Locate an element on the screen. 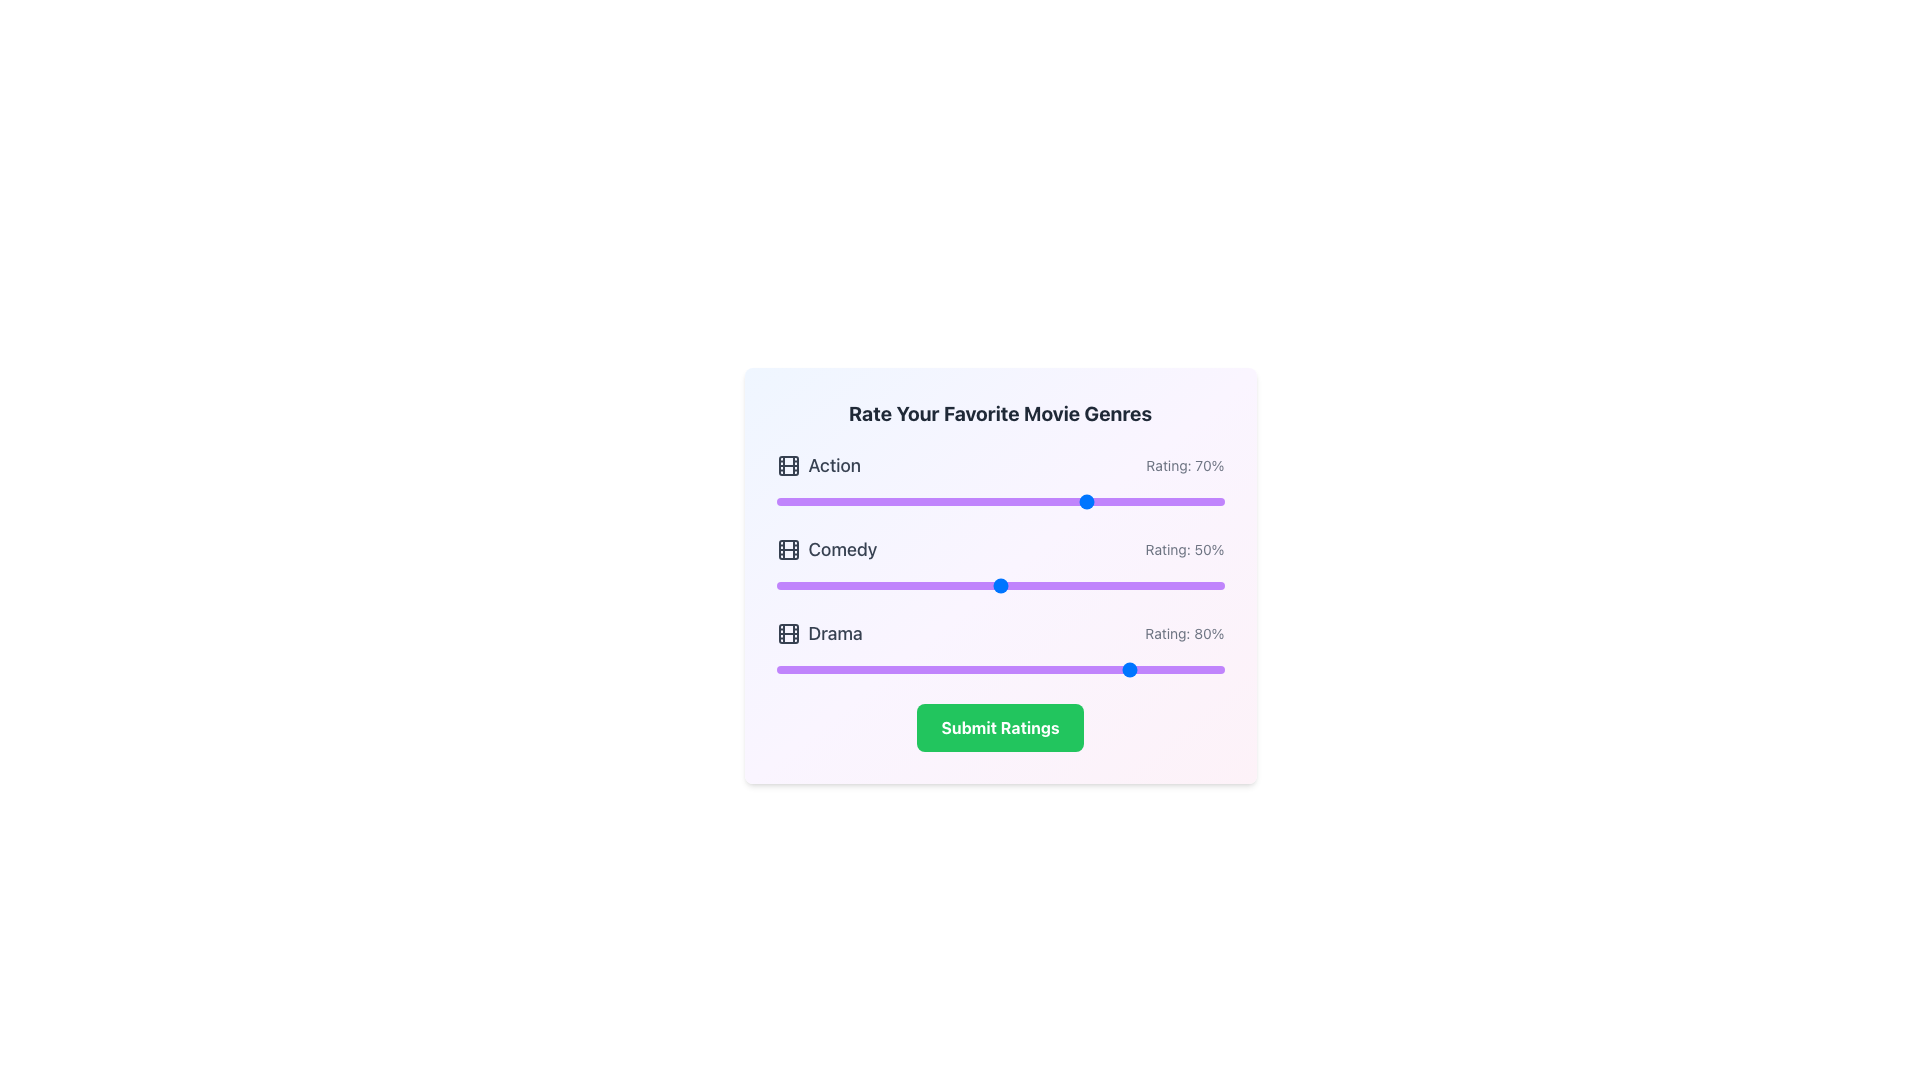  the slider value is located at coordinates (1175, 670).